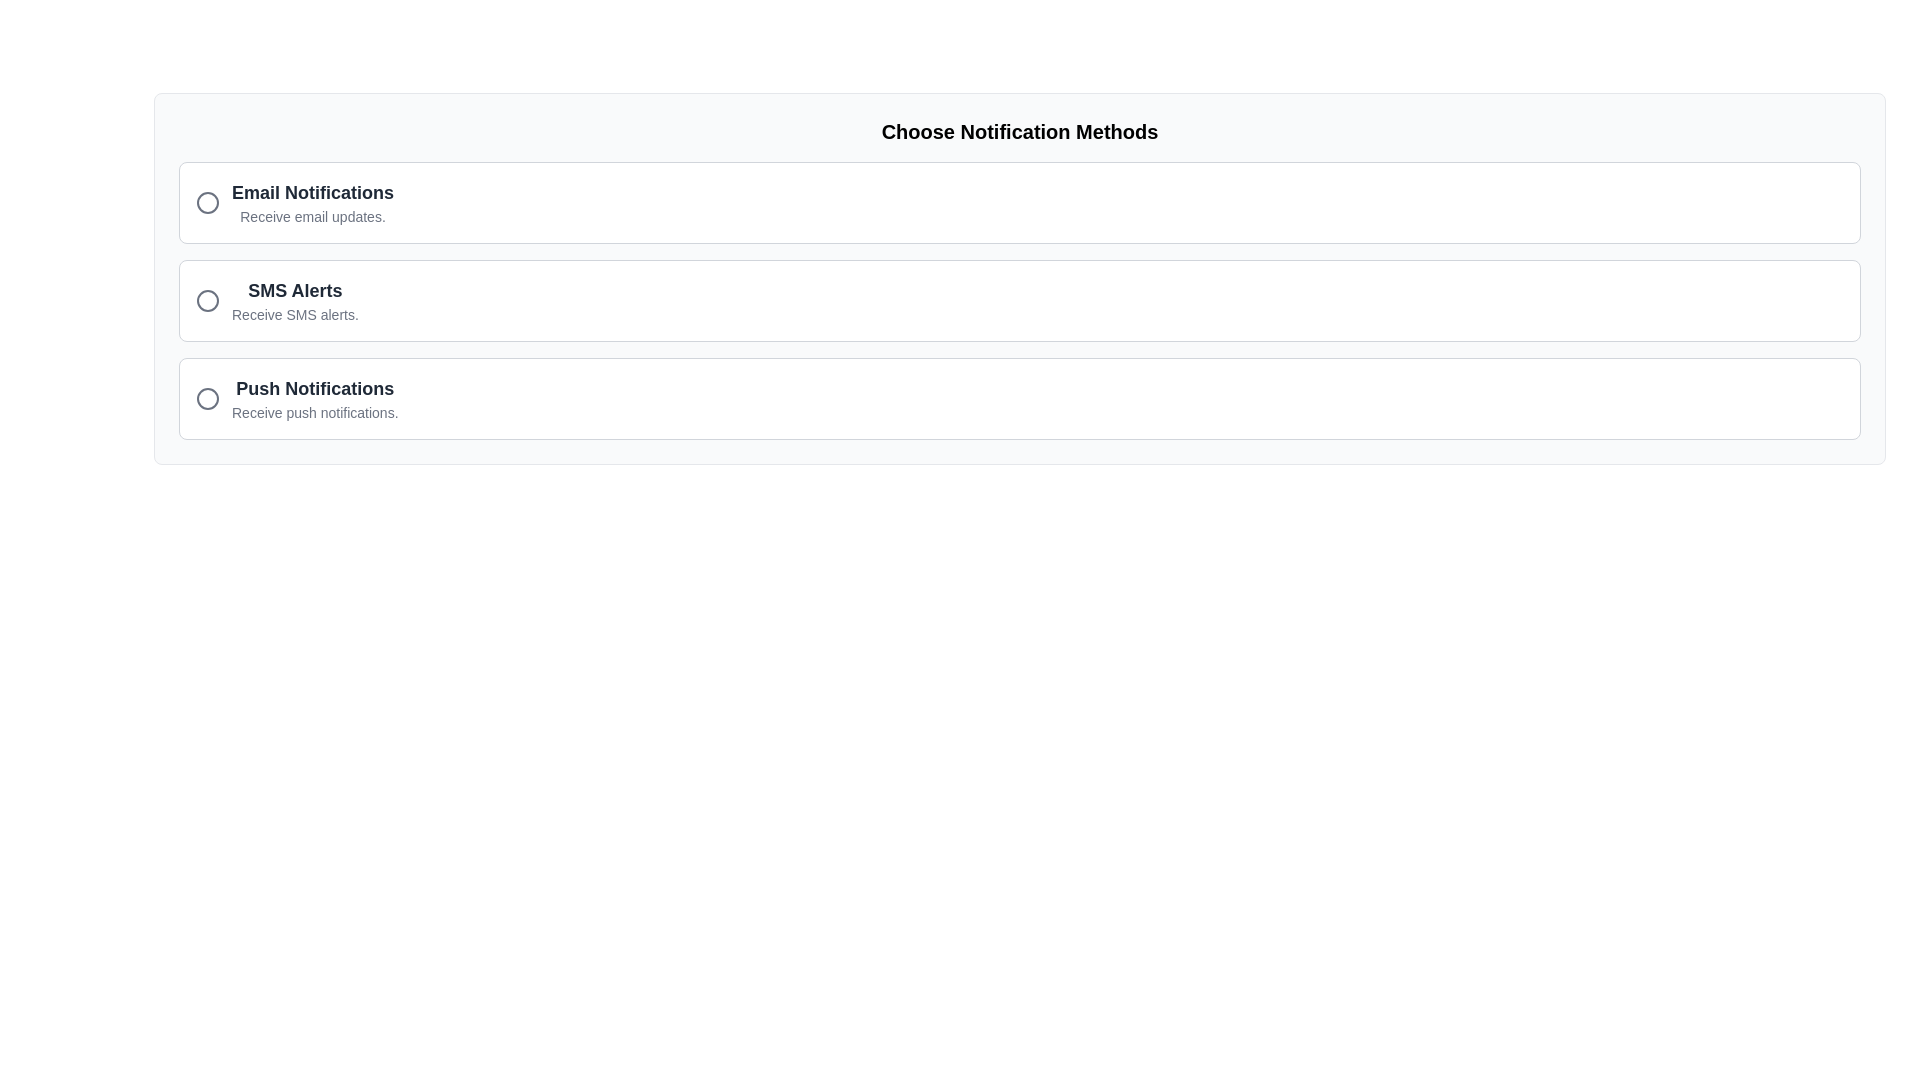 The width and height of the screenshot is (1920, 1080). Describe the element at coordinates (207, 300) in the screenshot. I see `the circular icon with a hollow design and gray outline, which is part of the 'SMS Alerts' option in the notification settings interface, positioned to the left of the 'SMS Alerts' text` at that location.